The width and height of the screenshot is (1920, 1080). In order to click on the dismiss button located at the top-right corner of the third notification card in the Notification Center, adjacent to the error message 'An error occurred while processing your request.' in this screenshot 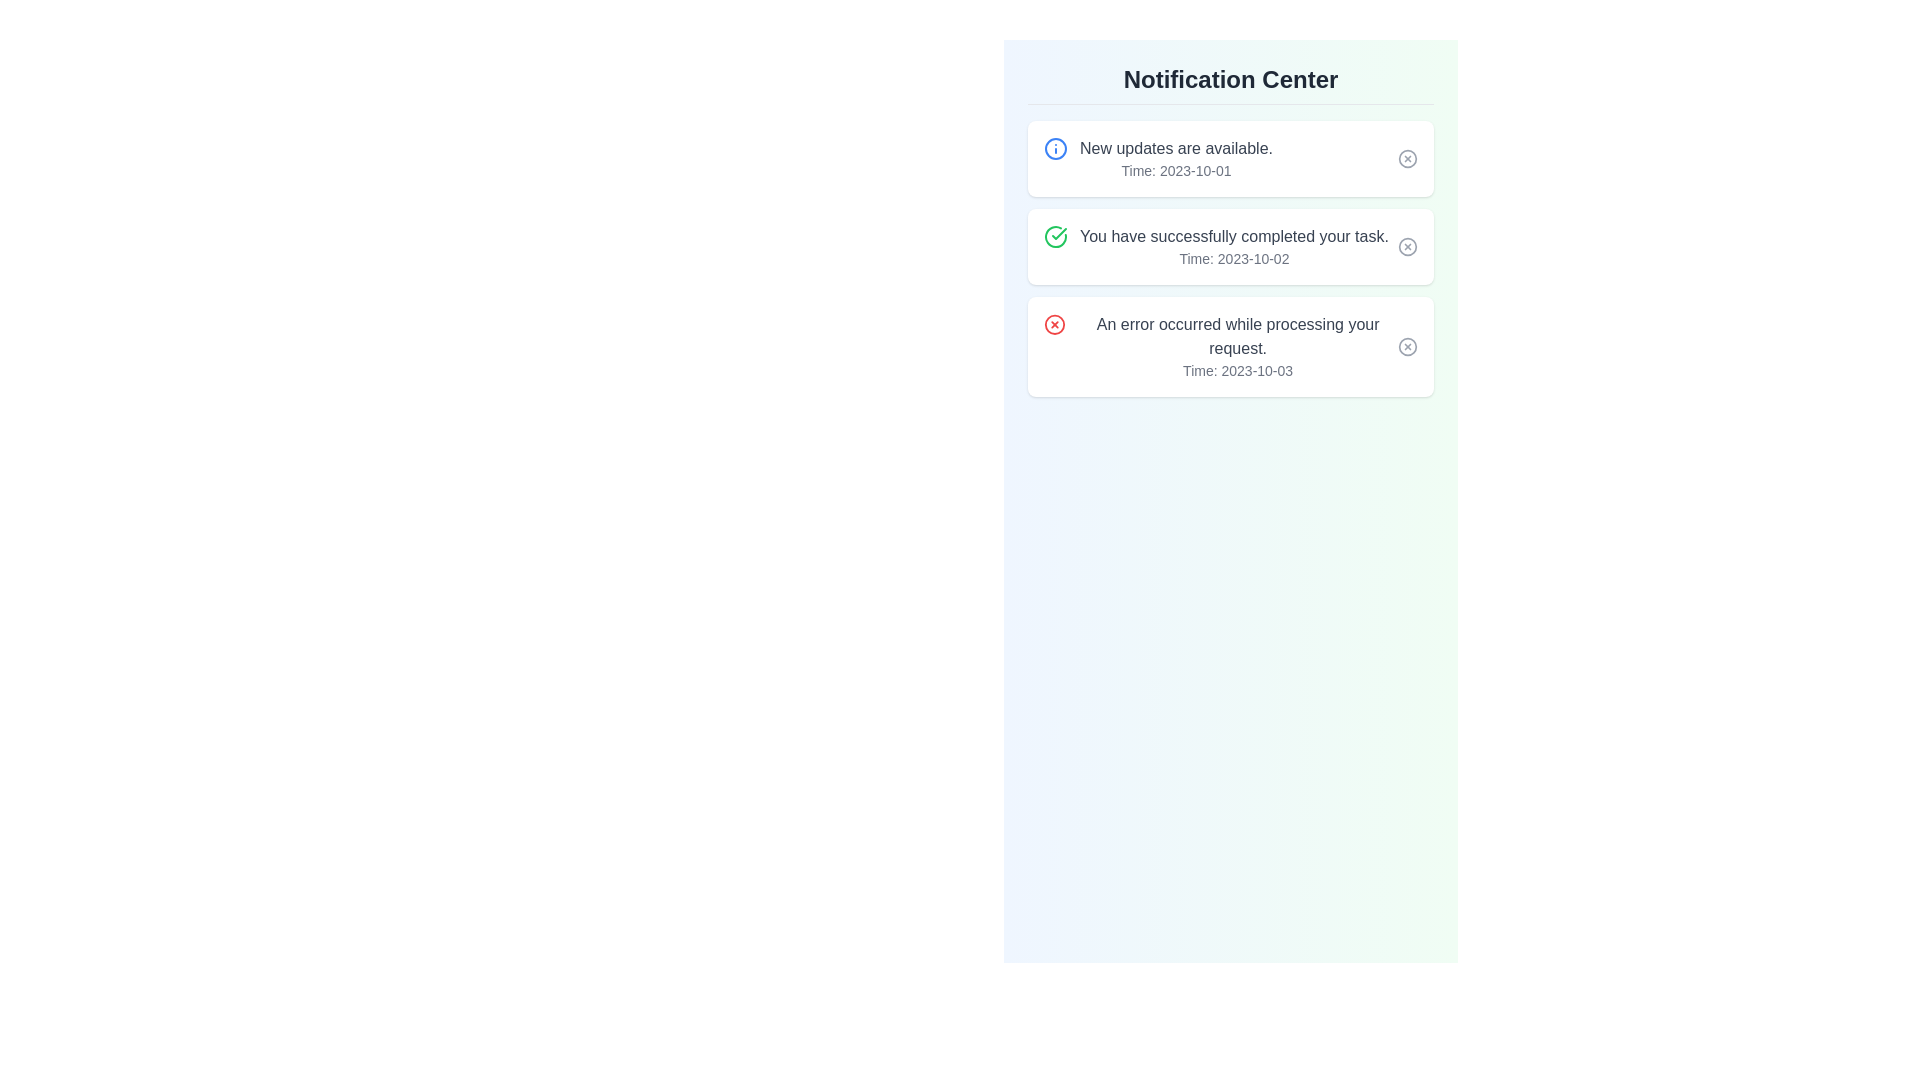, I will do `click(1406, 346)`.